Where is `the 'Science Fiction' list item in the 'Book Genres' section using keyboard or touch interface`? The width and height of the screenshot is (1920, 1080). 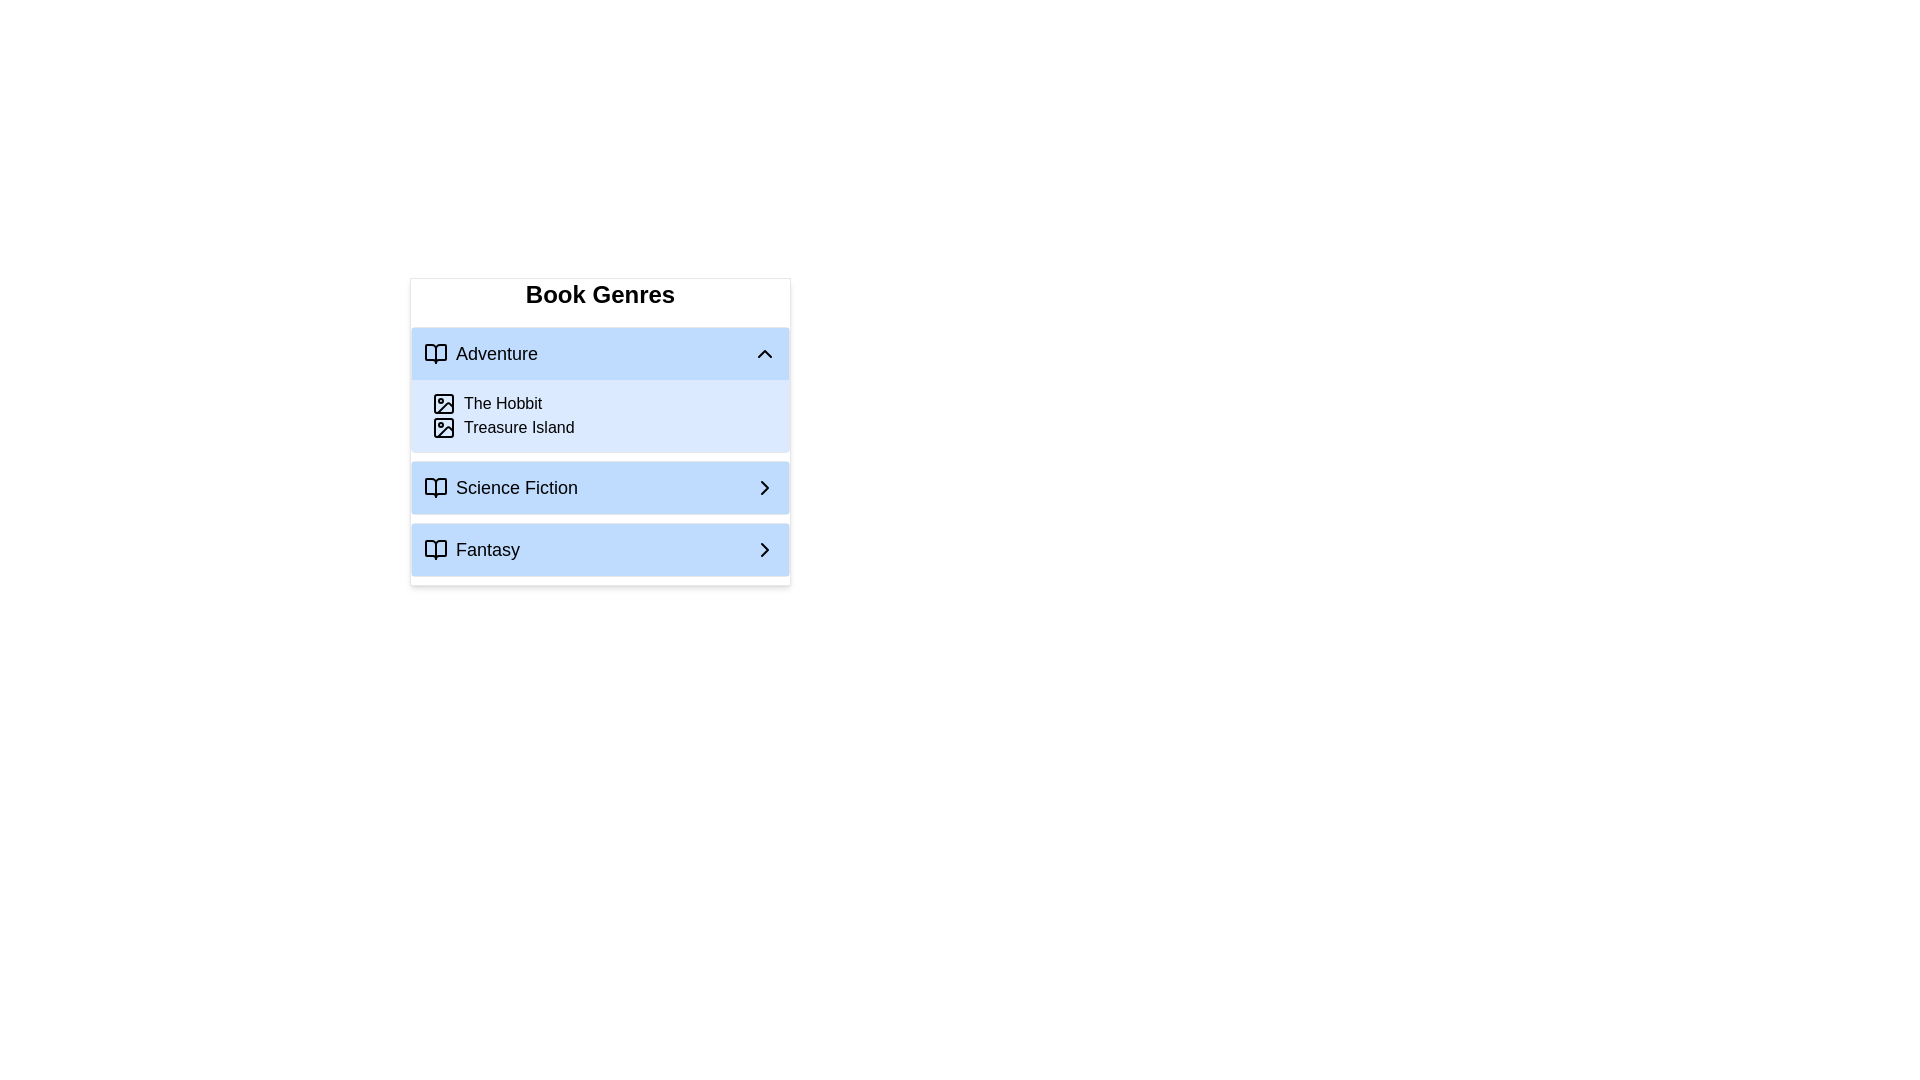 the 'Science Fiction' list item in the 'Book Genres' section using keyboard or touch interface is located at coordinates (599, 488).